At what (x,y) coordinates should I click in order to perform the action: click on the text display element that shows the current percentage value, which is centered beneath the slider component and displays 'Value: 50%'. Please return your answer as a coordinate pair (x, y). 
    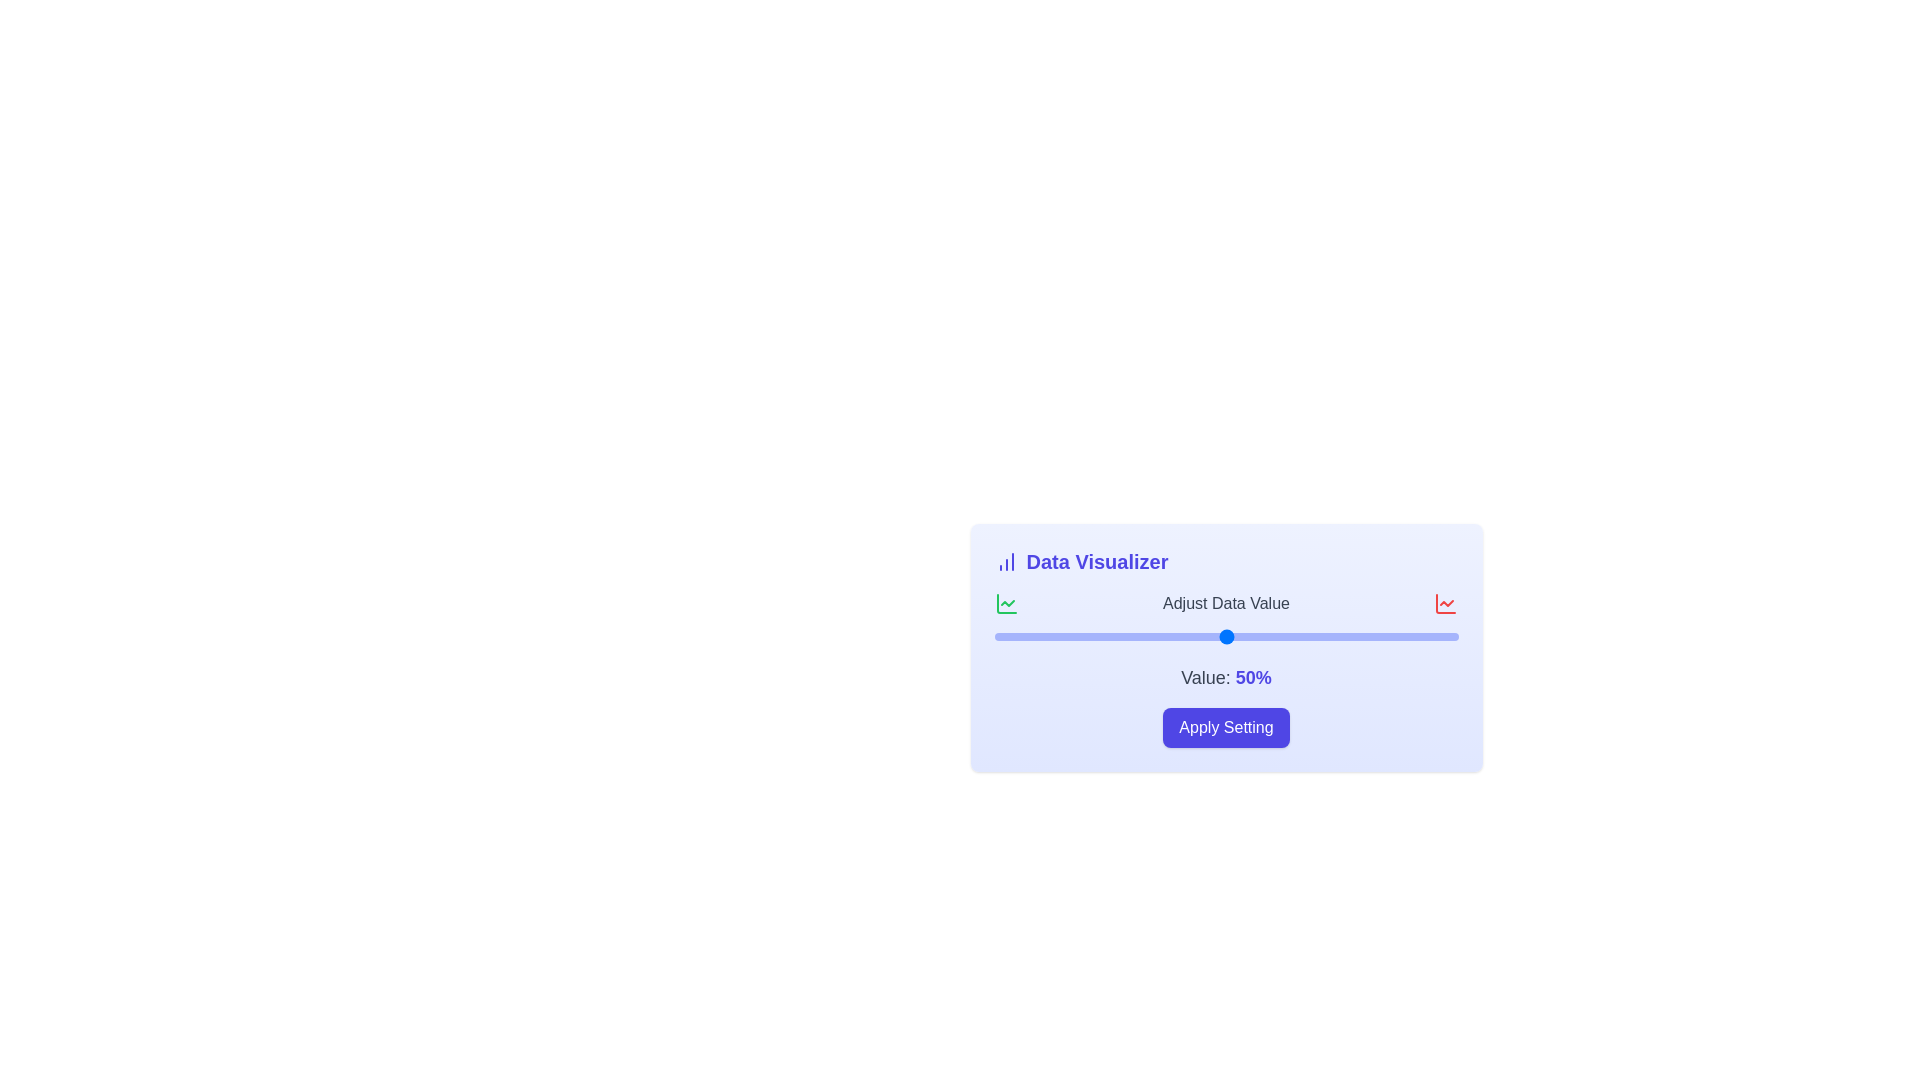
    Looking at the image, I should click on (1252, 677).